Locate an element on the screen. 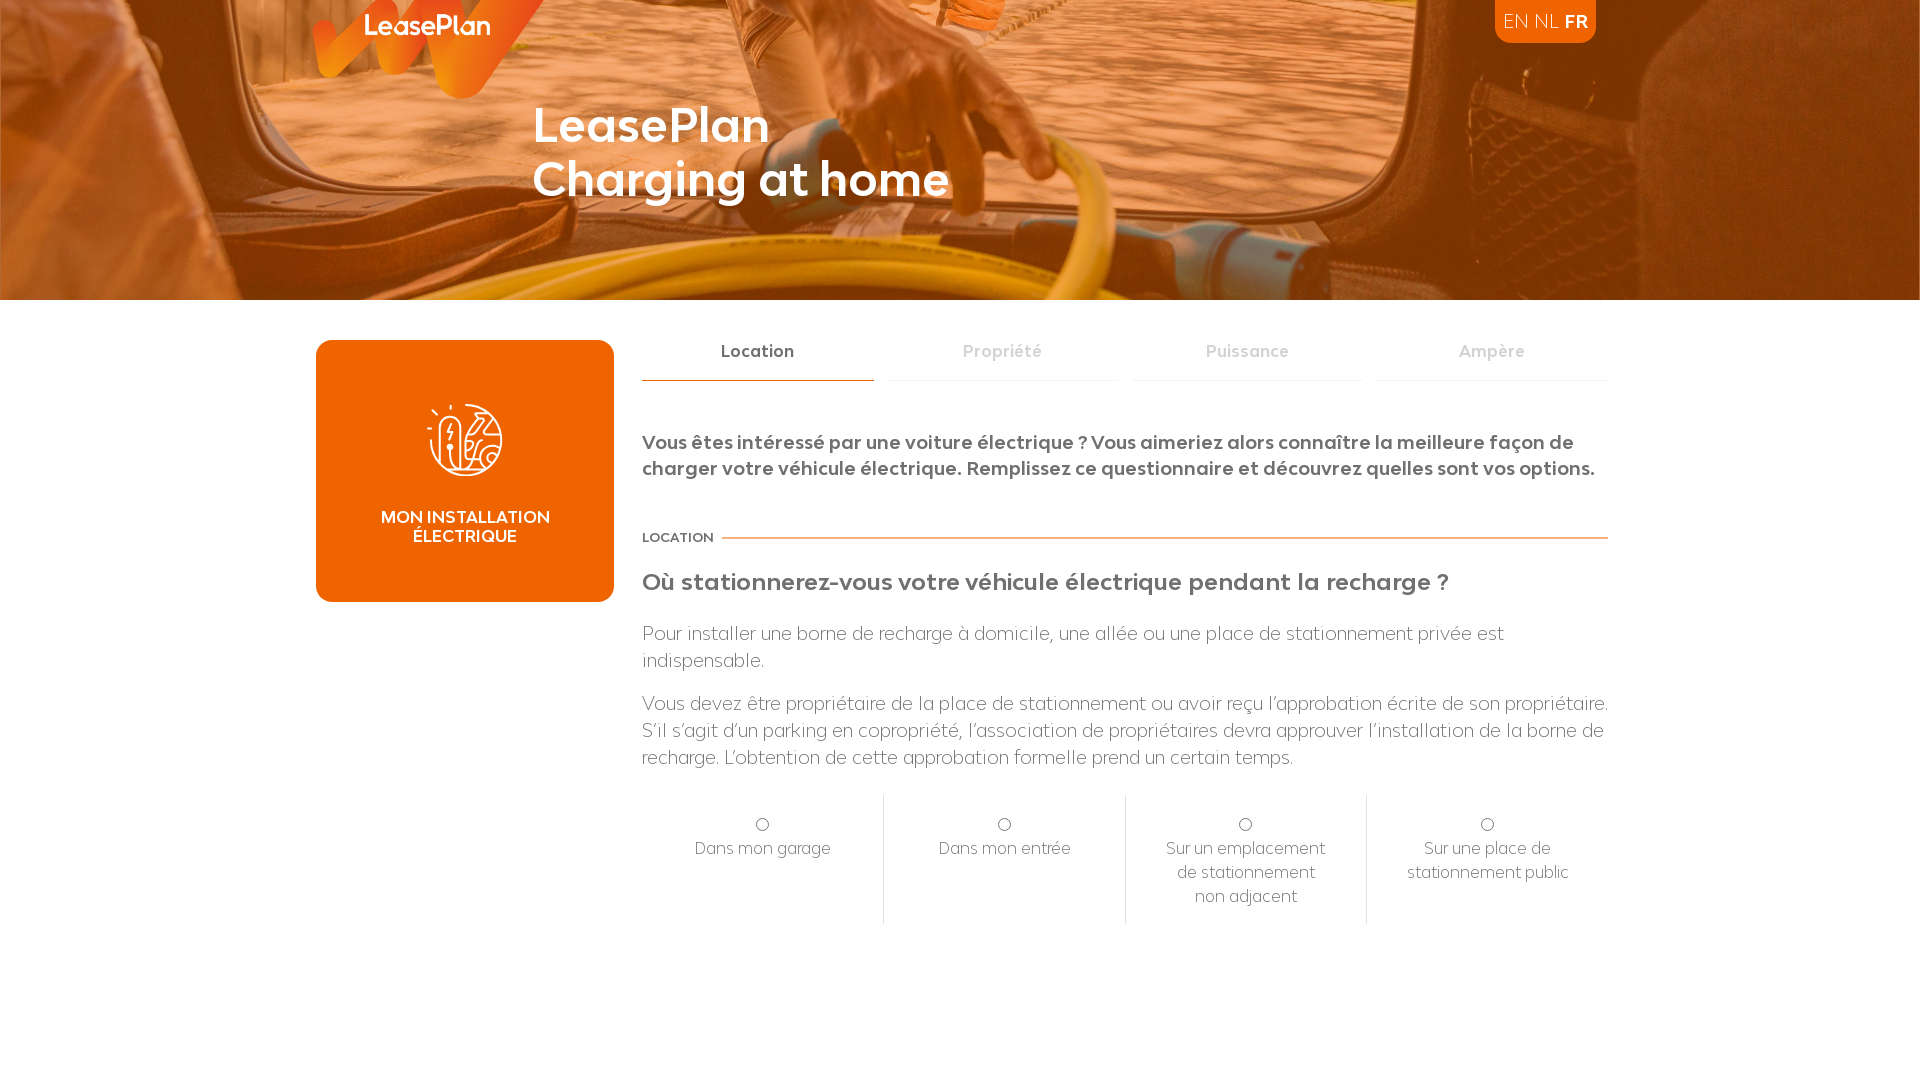  'EN' is located at coordinates (1516, 20).